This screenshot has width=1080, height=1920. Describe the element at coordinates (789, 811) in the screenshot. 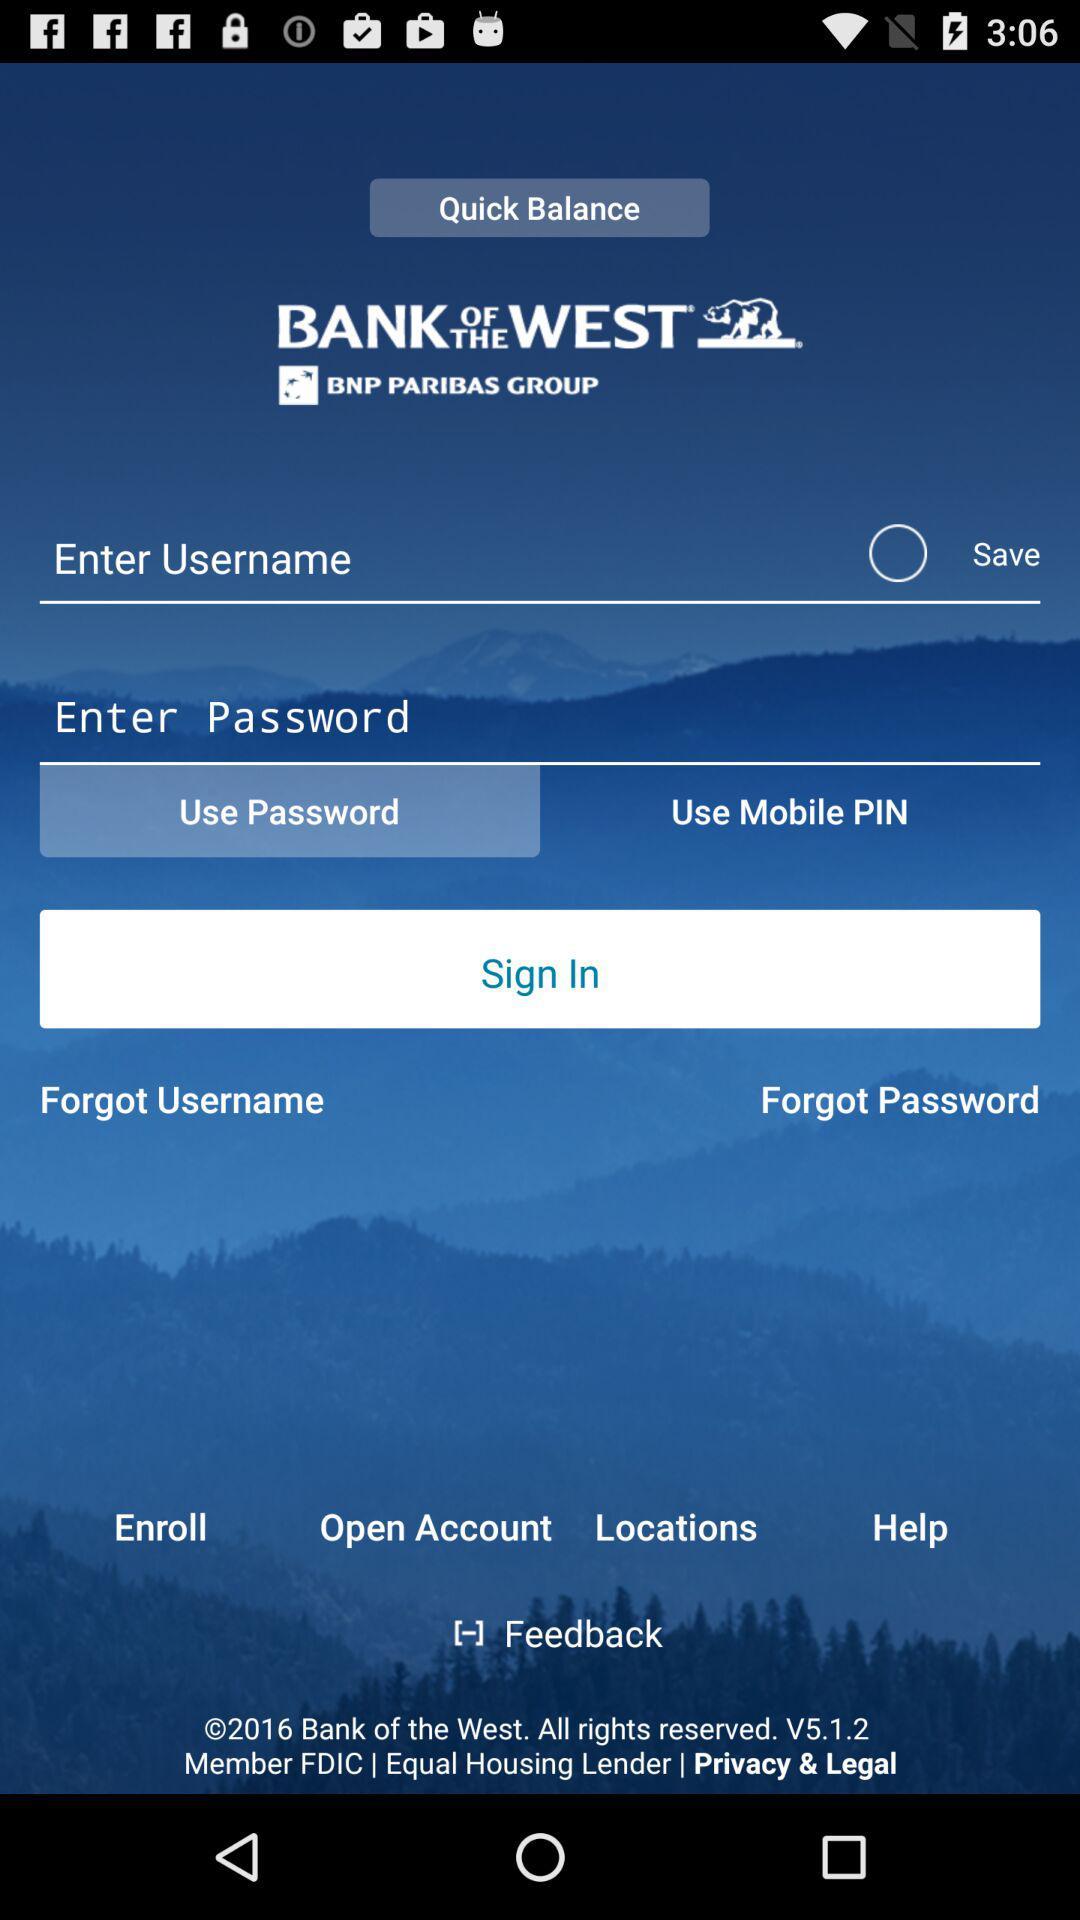

I see `the use mobile pin button` at that location.